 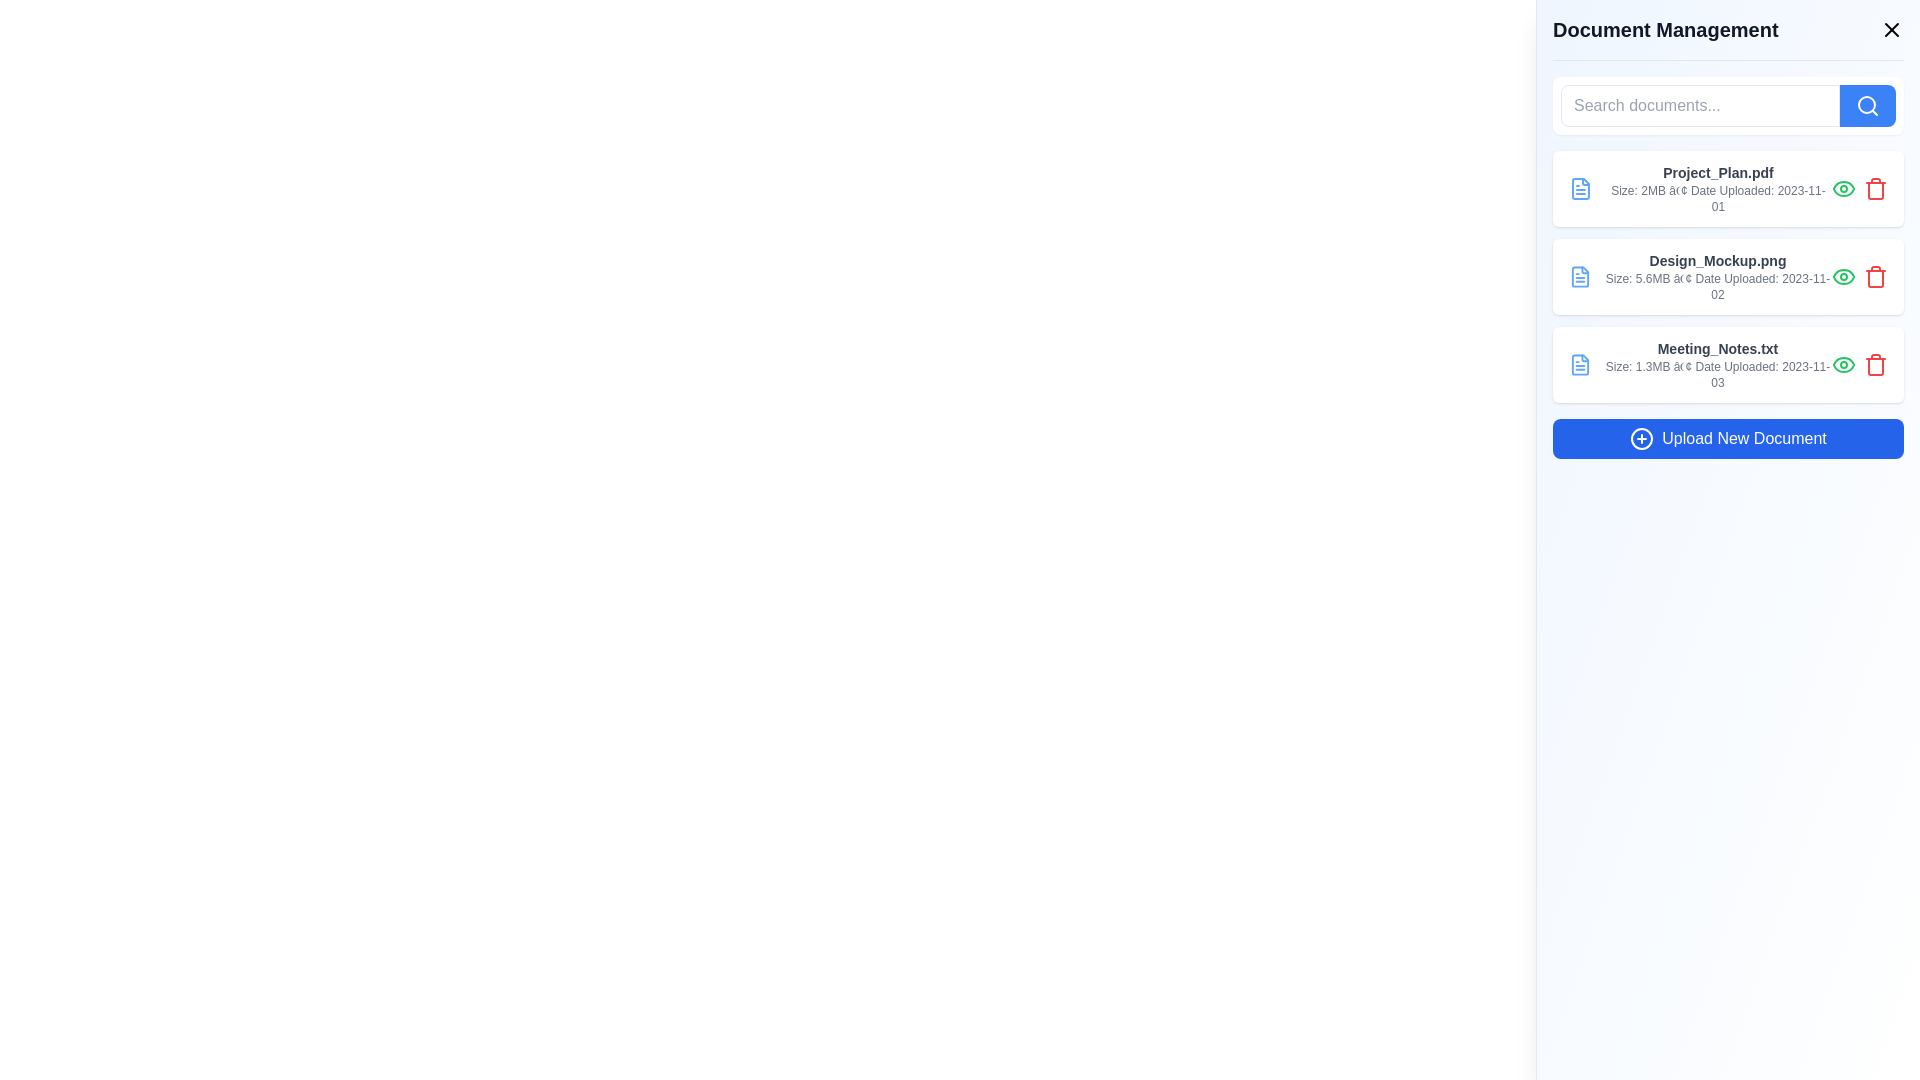 What do you see at coordinates (1717, 347) in the screenshot?
I see `the text label 'Meeting_Notes.txt', which is displayed in bold at the top of the file details section in the 'Document Management' panel` at bounding box center [1717, 347].